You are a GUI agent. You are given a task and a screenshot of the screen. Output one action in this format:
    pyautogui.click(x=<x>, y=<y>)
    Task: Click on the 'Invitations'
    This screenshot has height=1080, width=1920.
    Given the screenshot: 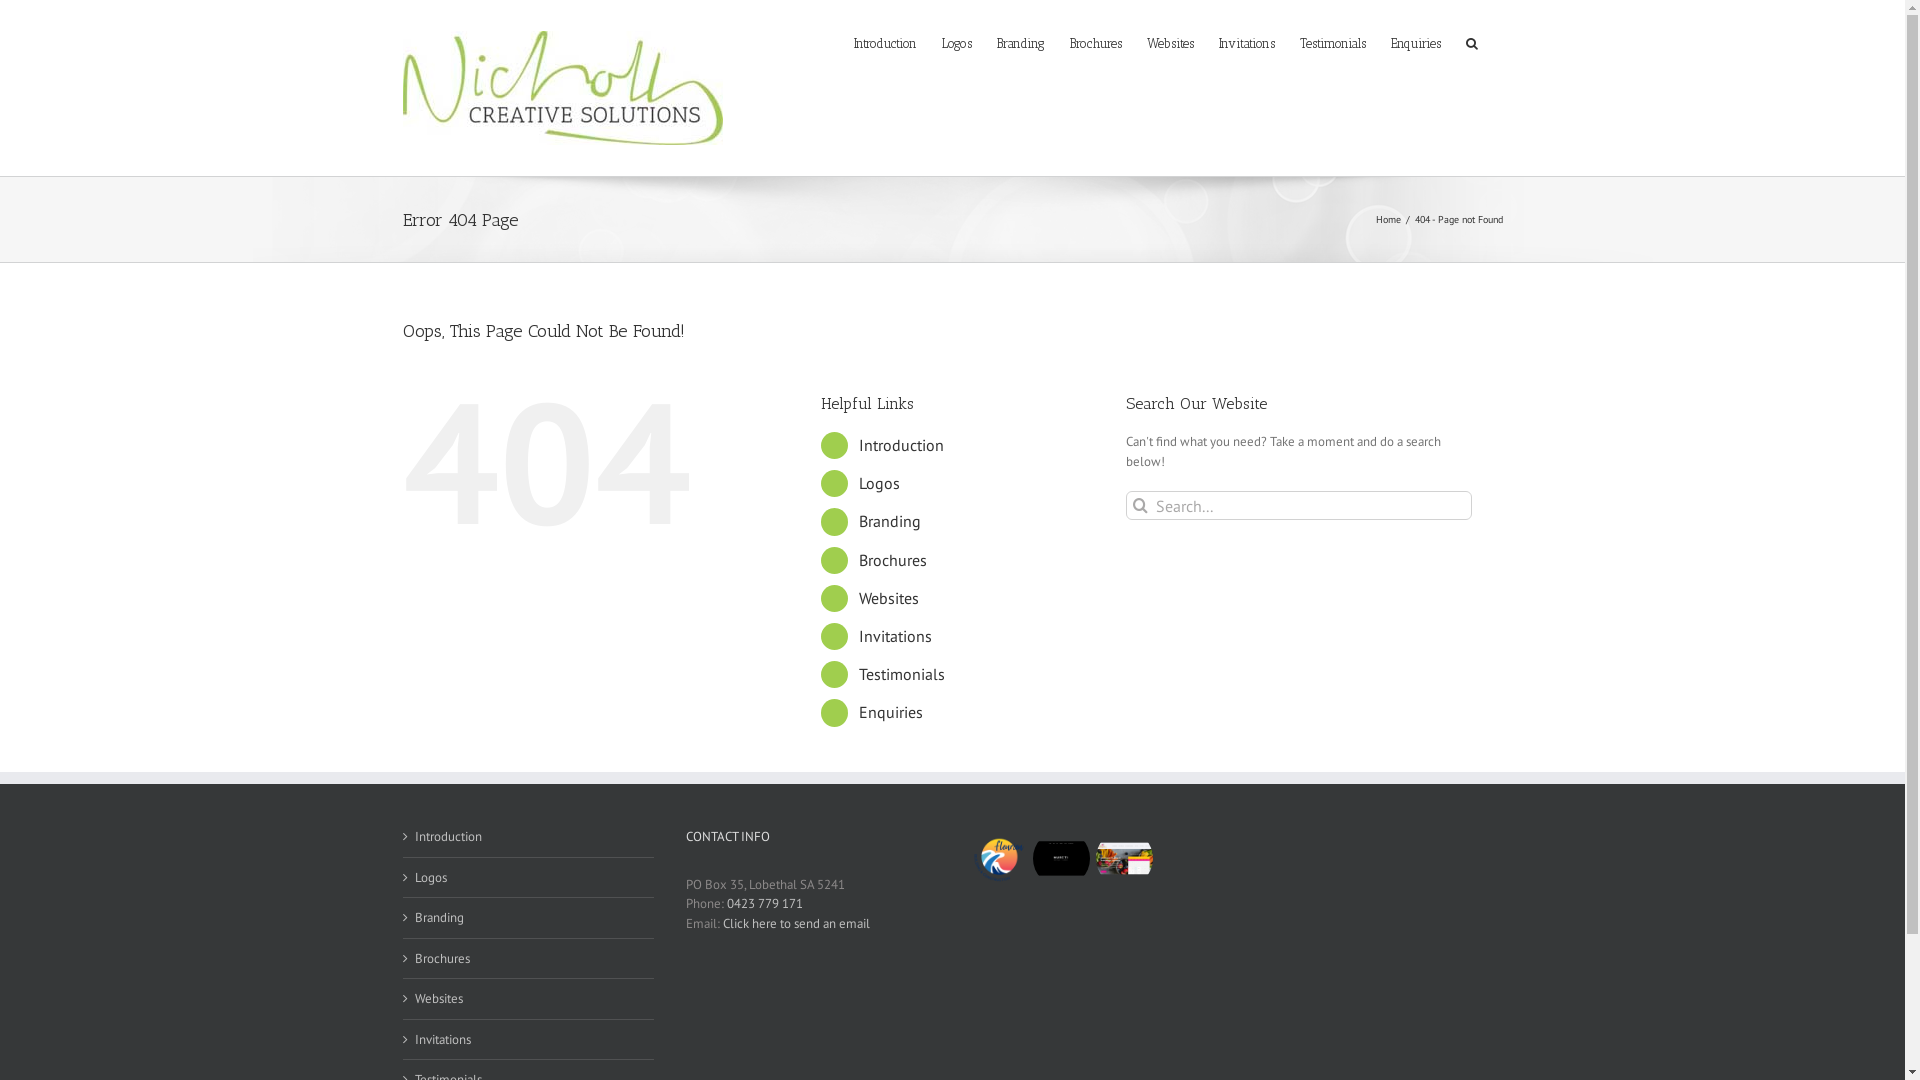 What is the action you would take?
    pyautogui.click(x=528, y=1039)
    